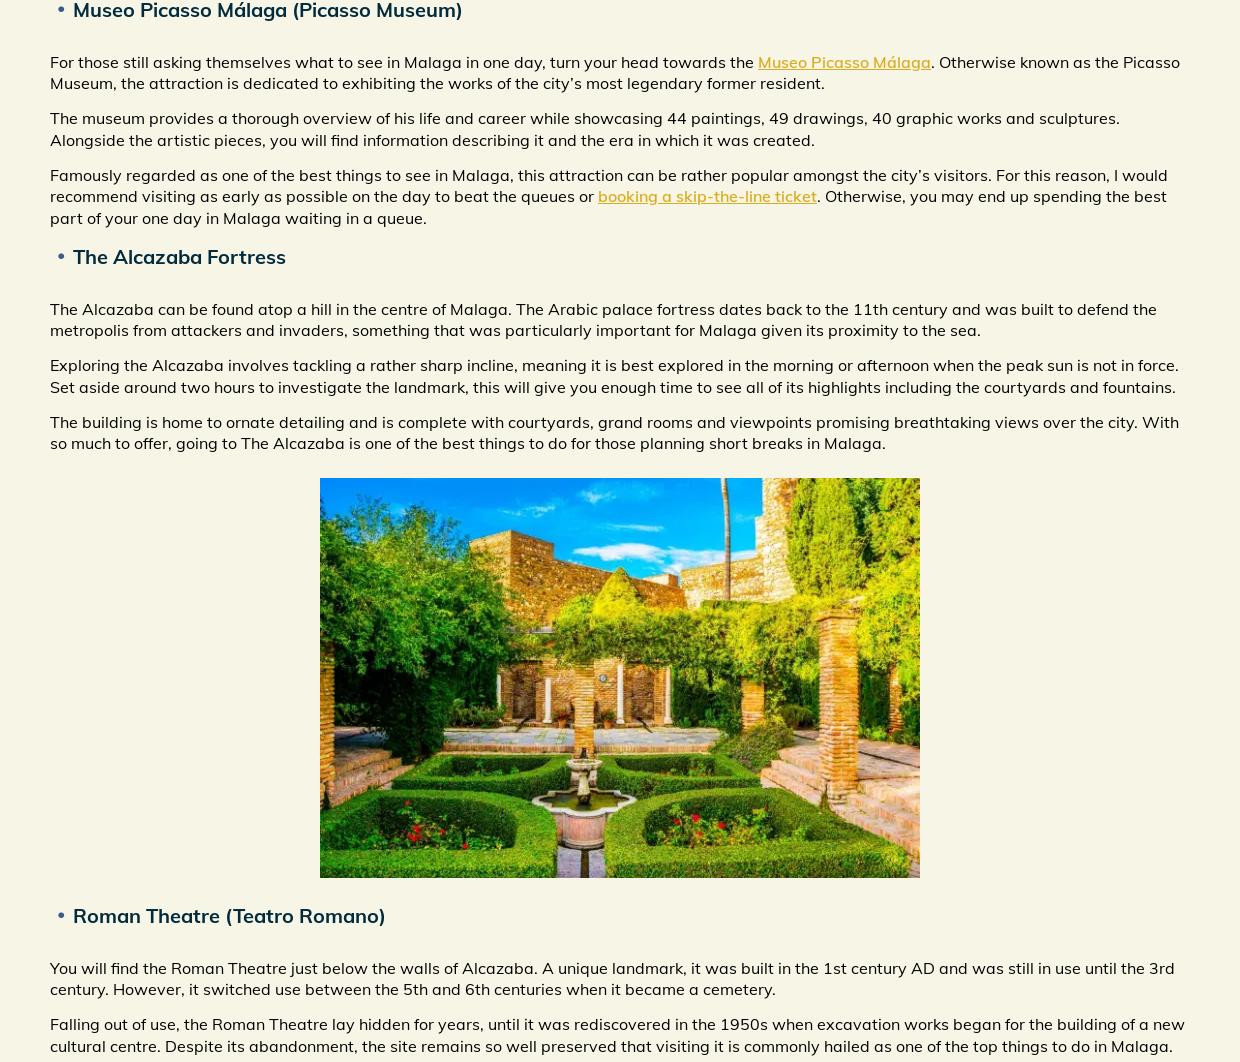 This screenshot has height=1062, width=1240. I want to click on 'The building is home to ornate detailing and is complete with courtyards, grand rooms and viewpoints promising breathtaking views over the city. With so much to offer, going to The Alcazaba is one of the best things to do for those planning short breaks in Malaga.', so click(614, 431).